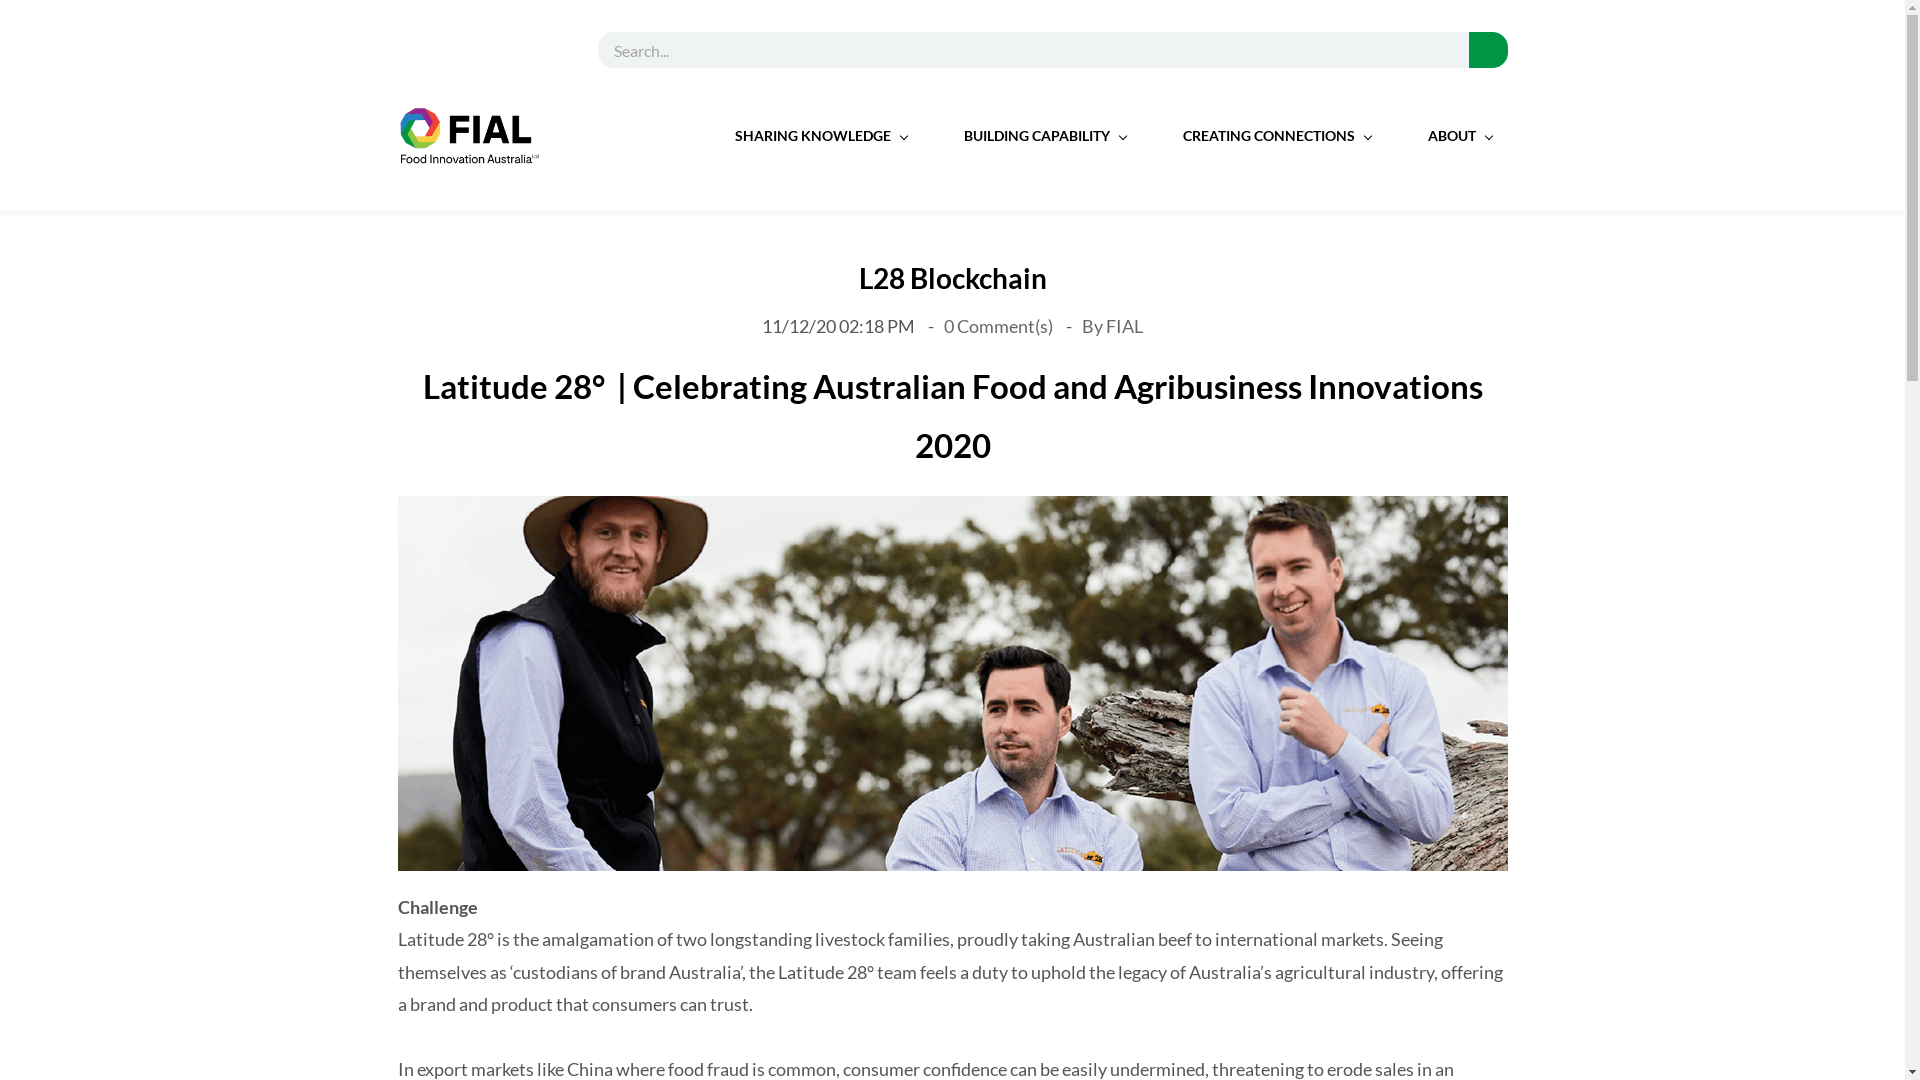  What do you see at coordinates (999, 325) in the screenshot?
I see `'0 Comment(s)'` at bounding box center [999, 325].